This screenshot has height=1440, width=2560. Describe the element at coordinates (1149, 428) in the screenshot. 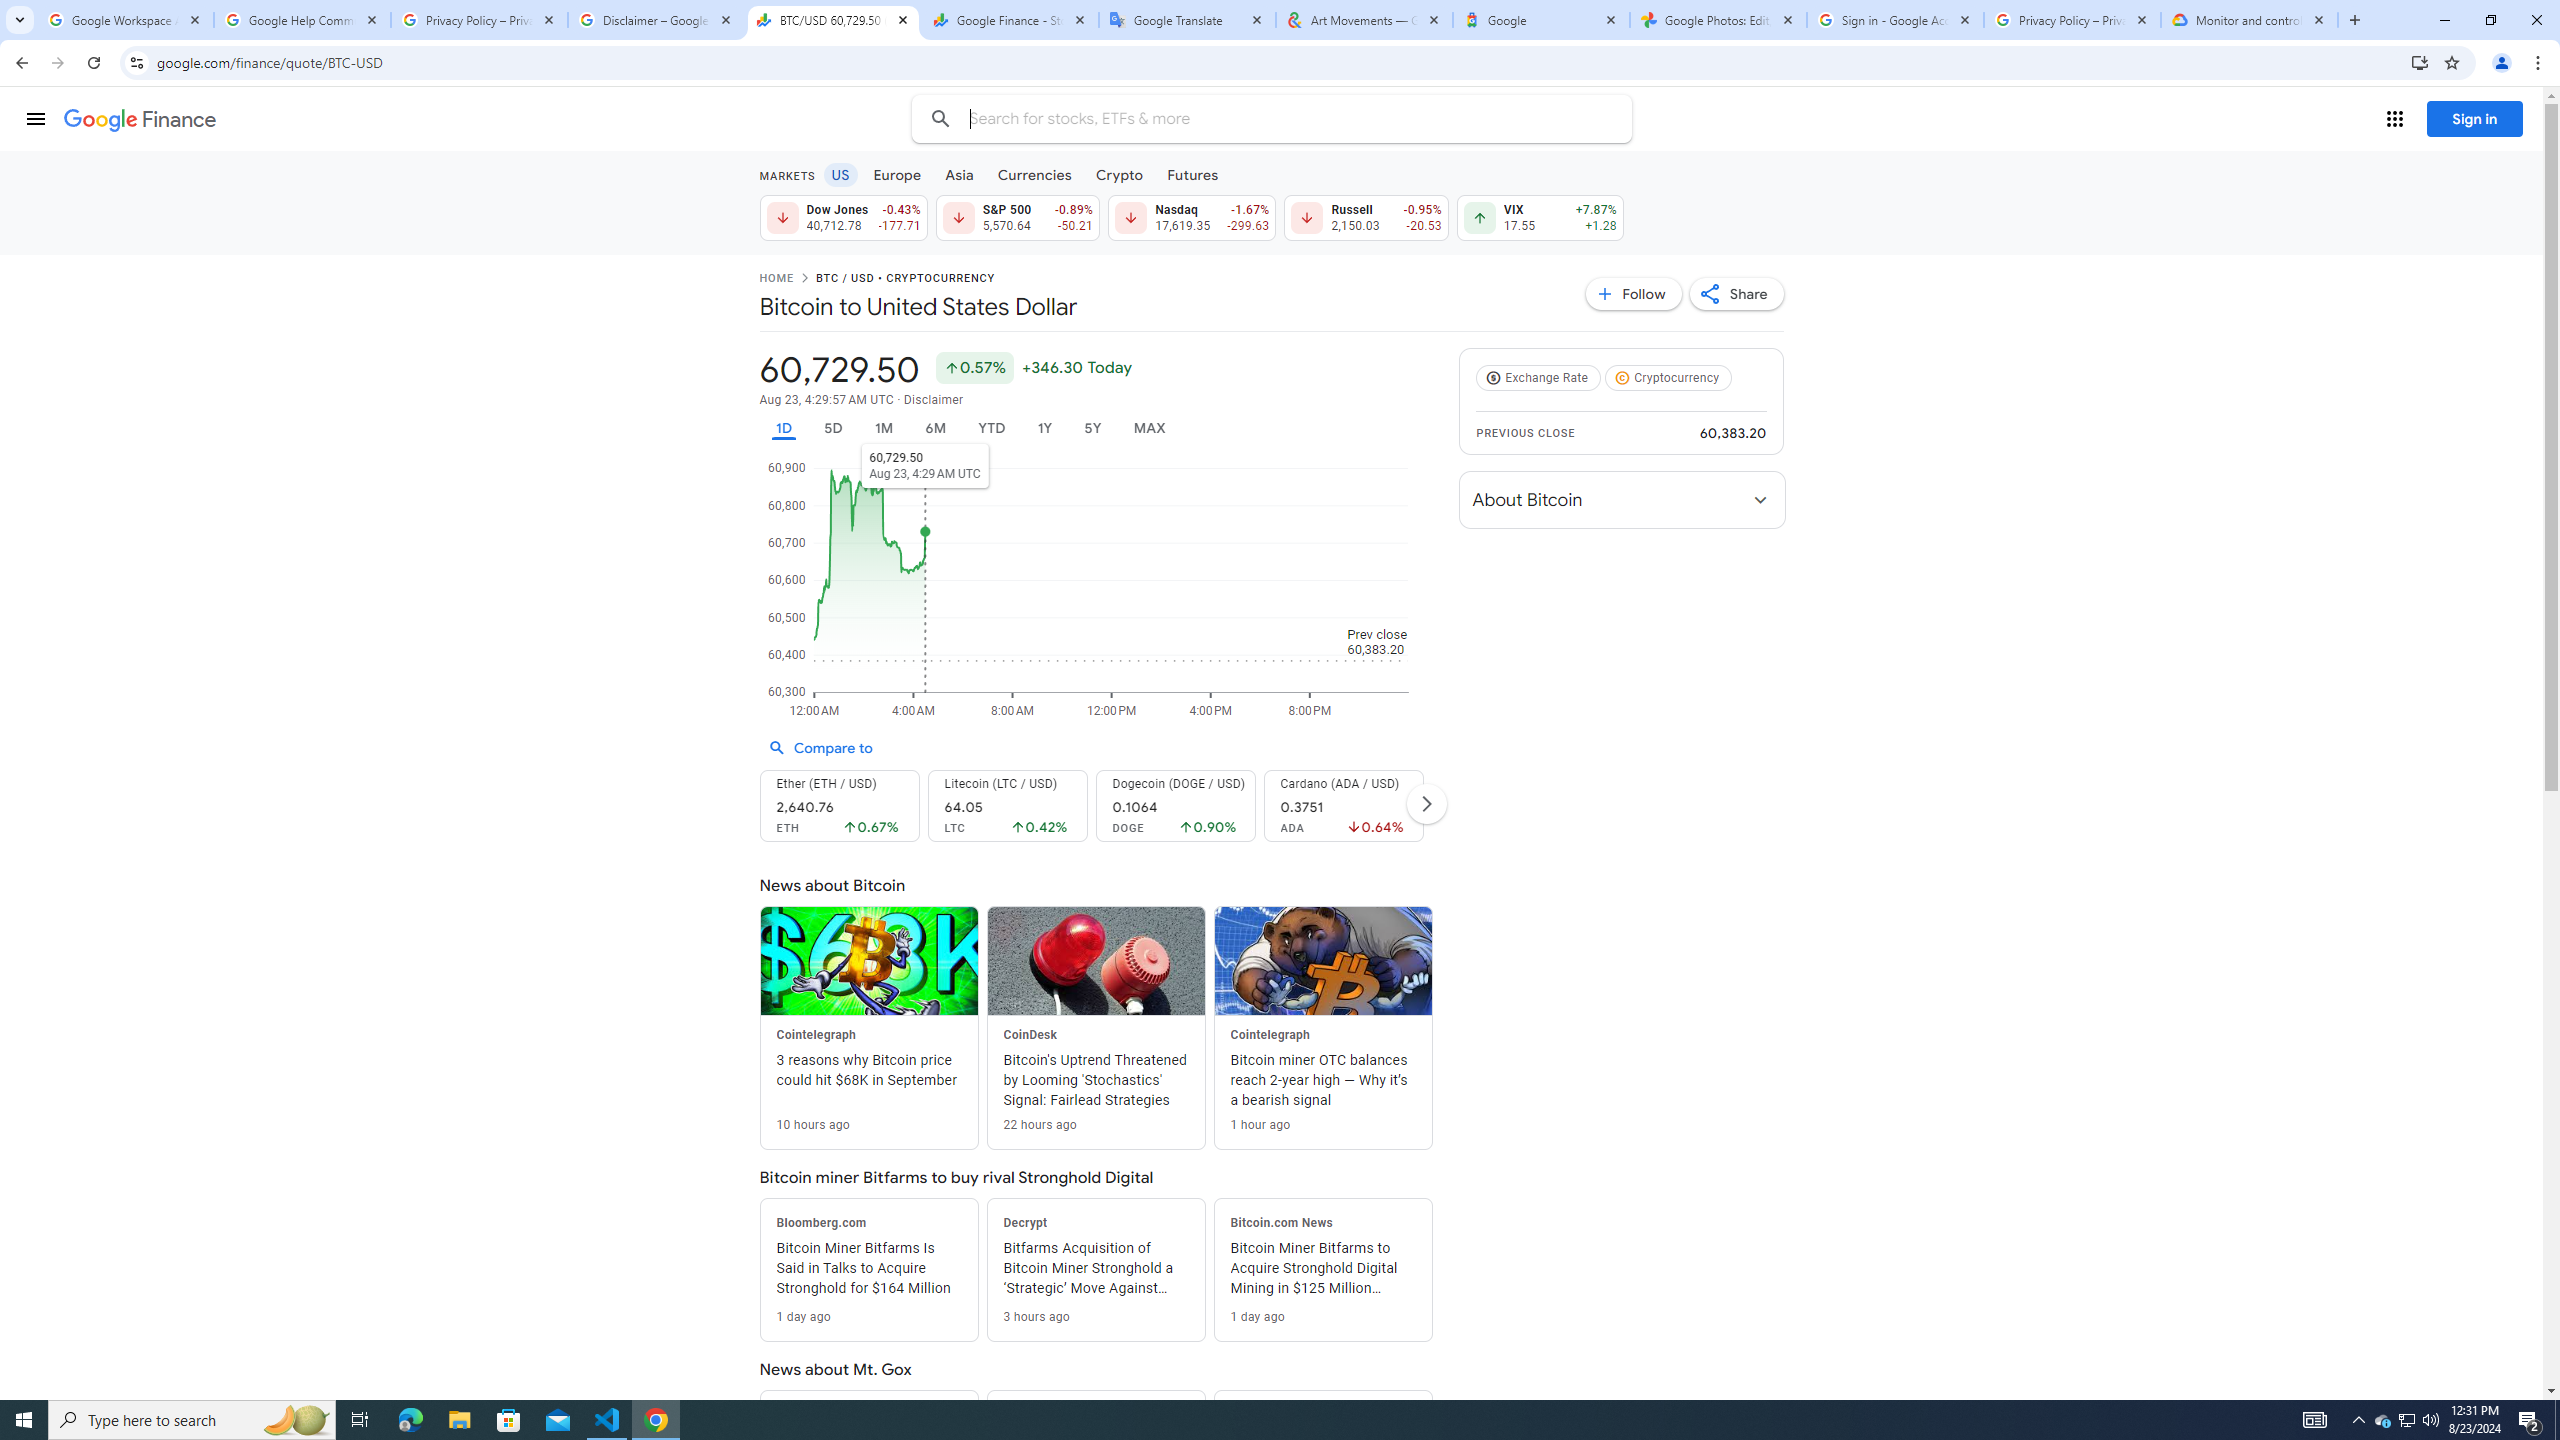

I see `'MAX'` at that location.